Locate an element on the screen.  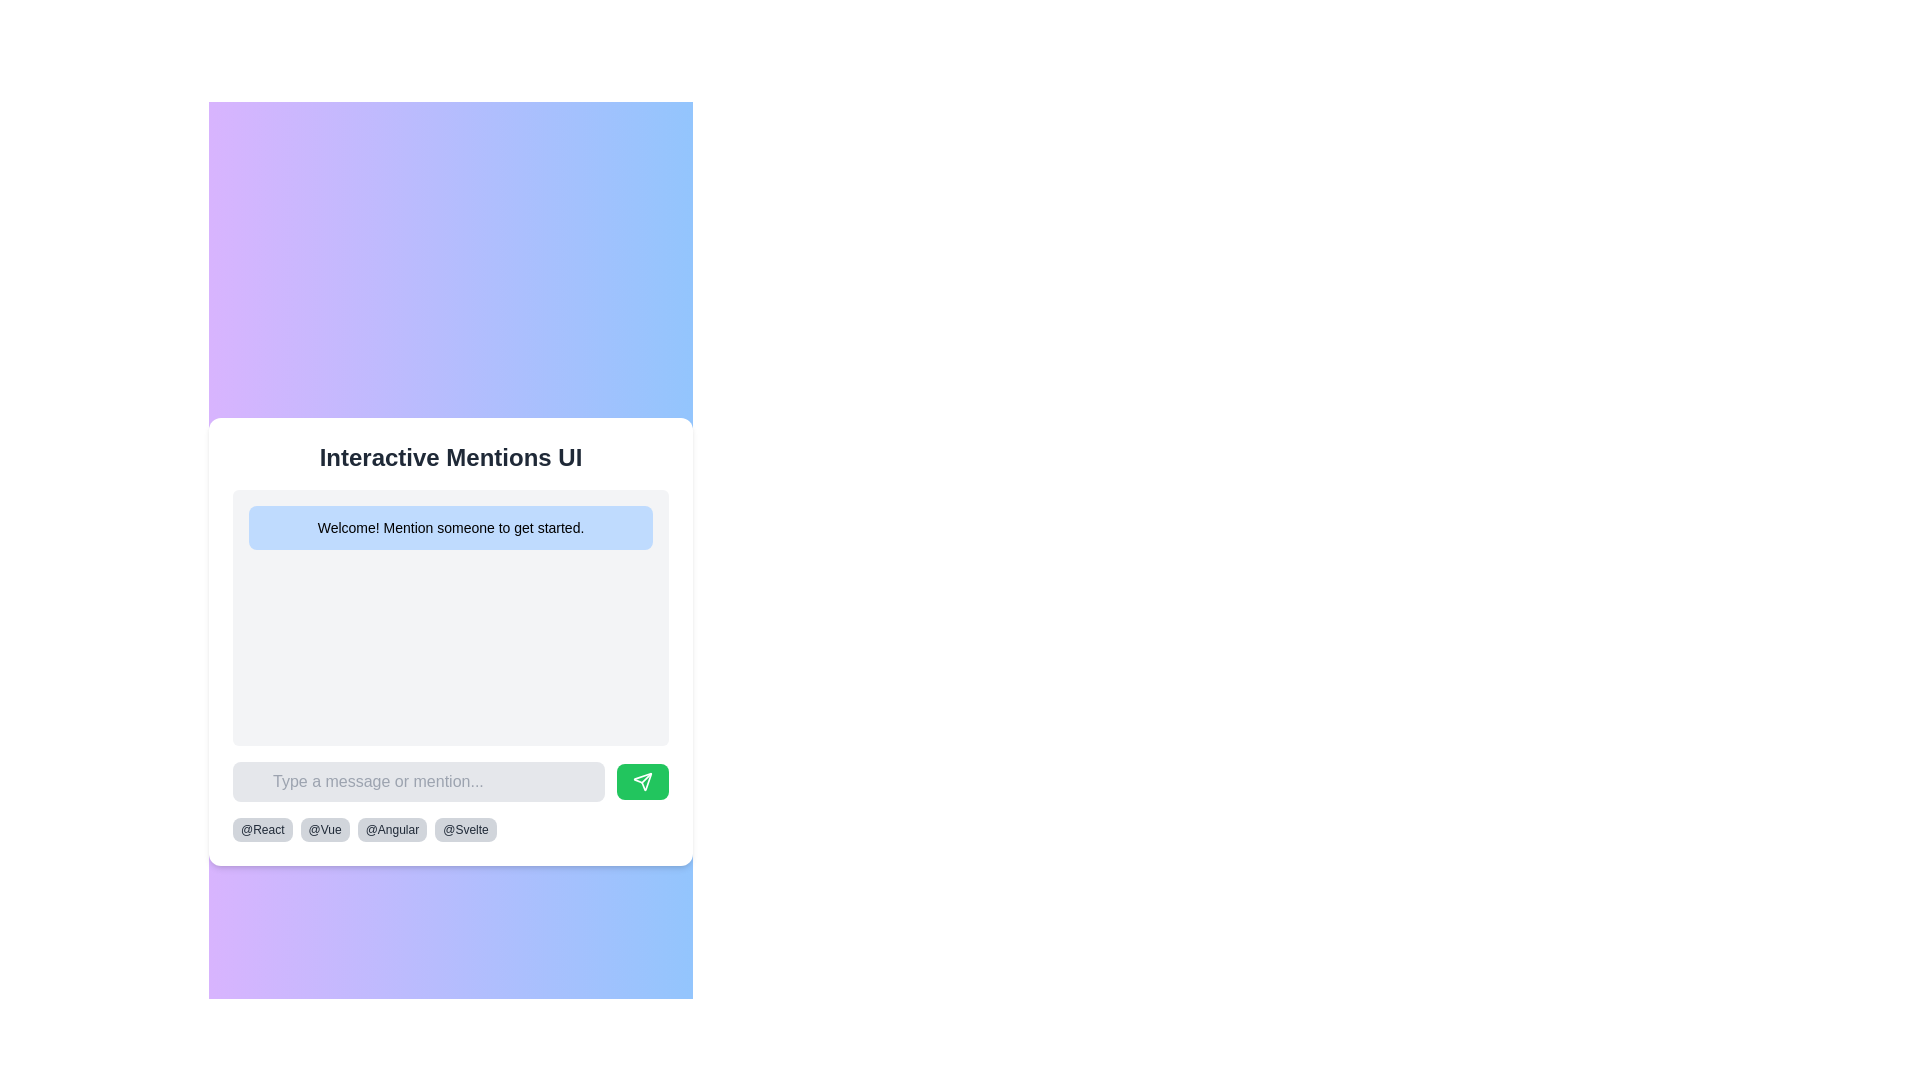
the '@Angular' button, which is a small rectangular button with rounded corners, filled with a gray background, located in a horizontal layout among other buttons is located at coordinates (392, 829).